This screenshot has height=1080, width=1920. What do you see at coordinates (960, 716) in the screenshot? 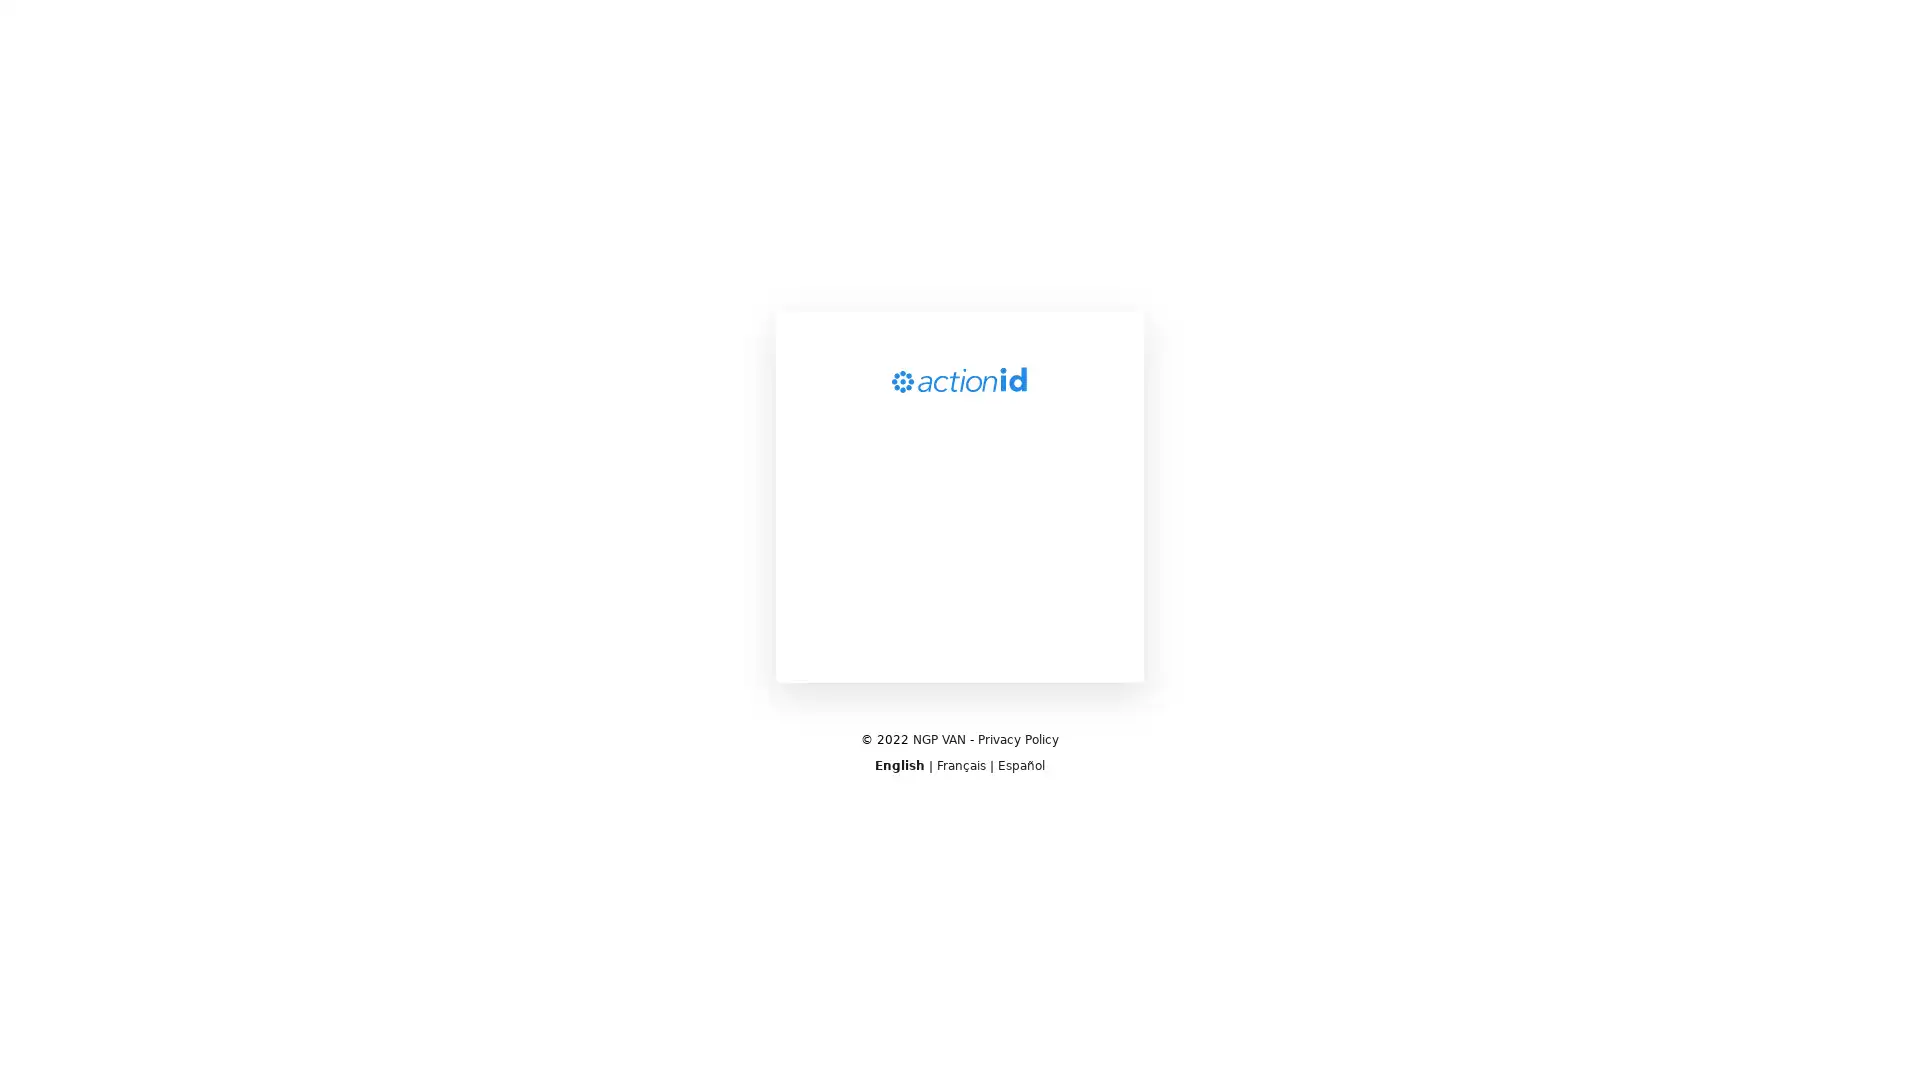
I see `Sign Up` at bounding box center [960, 716].